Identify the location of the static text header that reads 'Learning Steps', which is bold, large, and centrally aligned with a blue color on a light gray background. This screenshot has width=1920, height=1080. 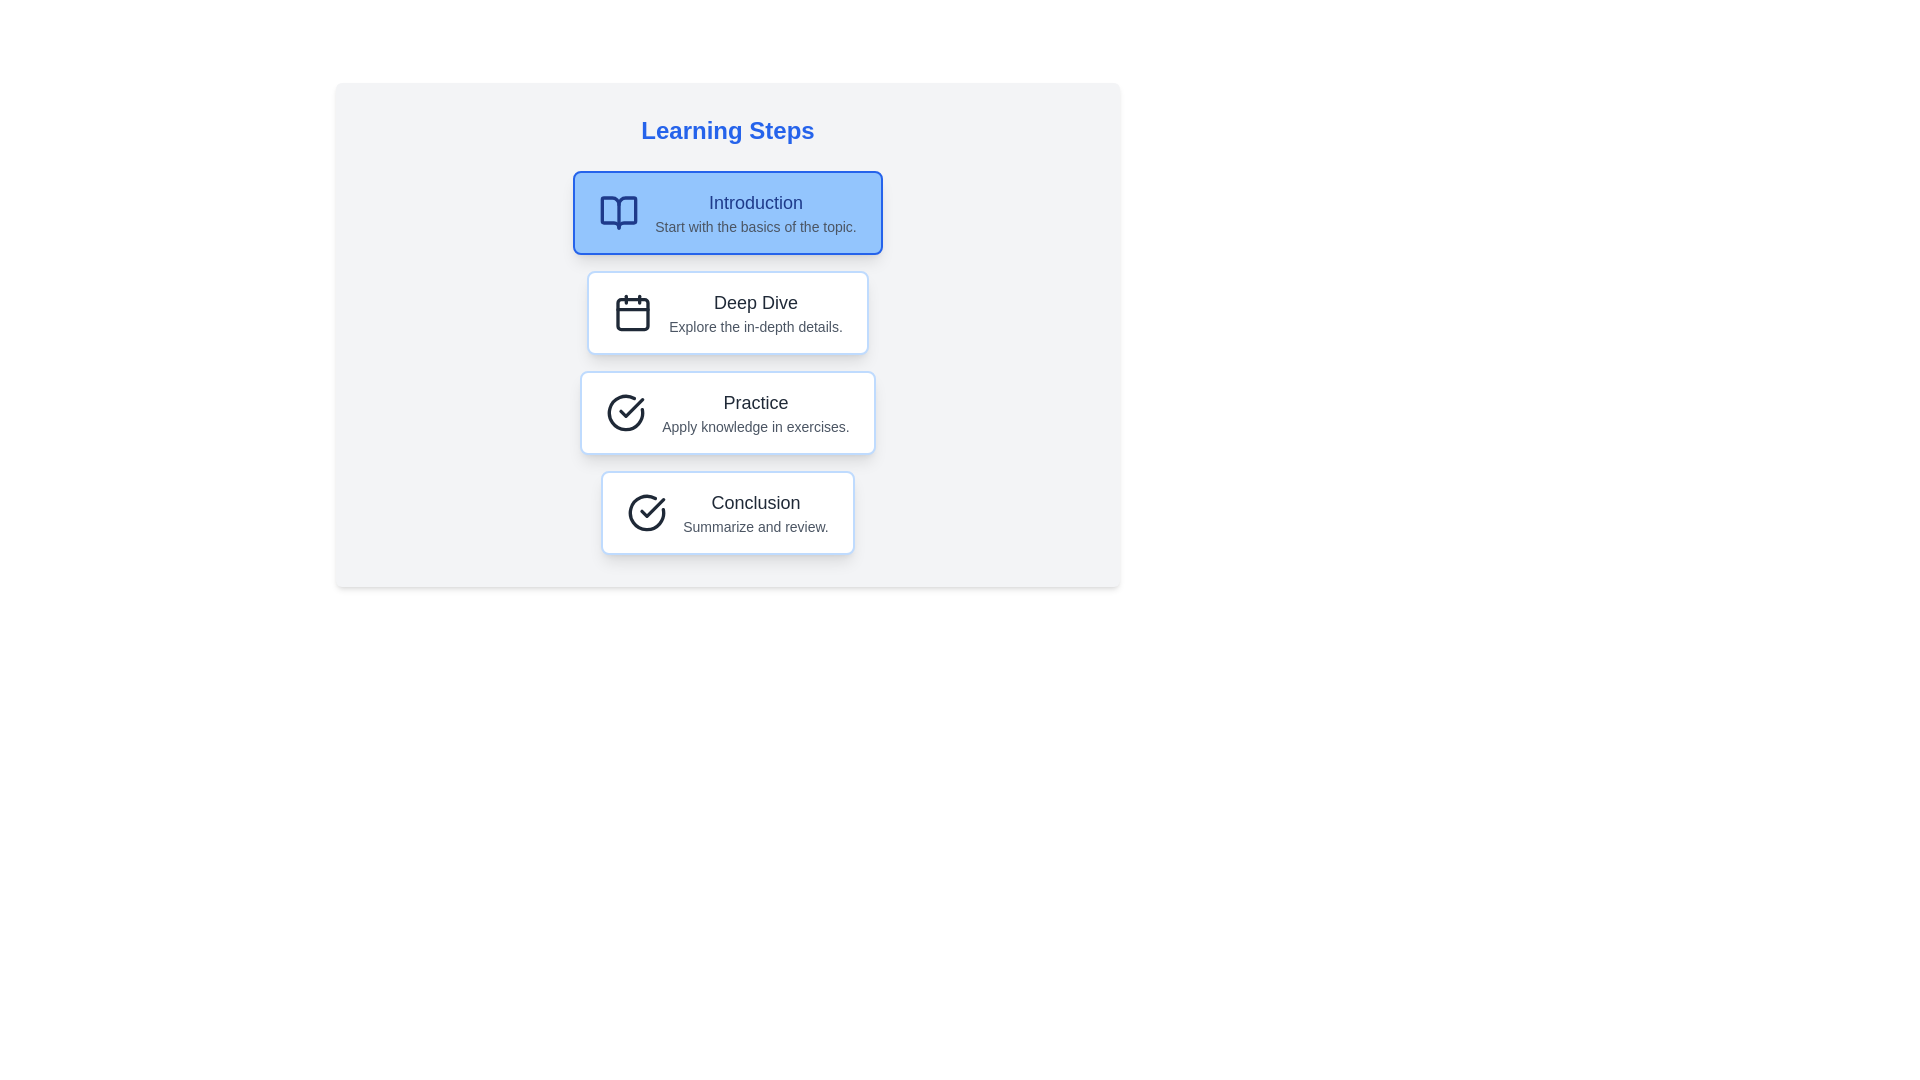
(727, 131).